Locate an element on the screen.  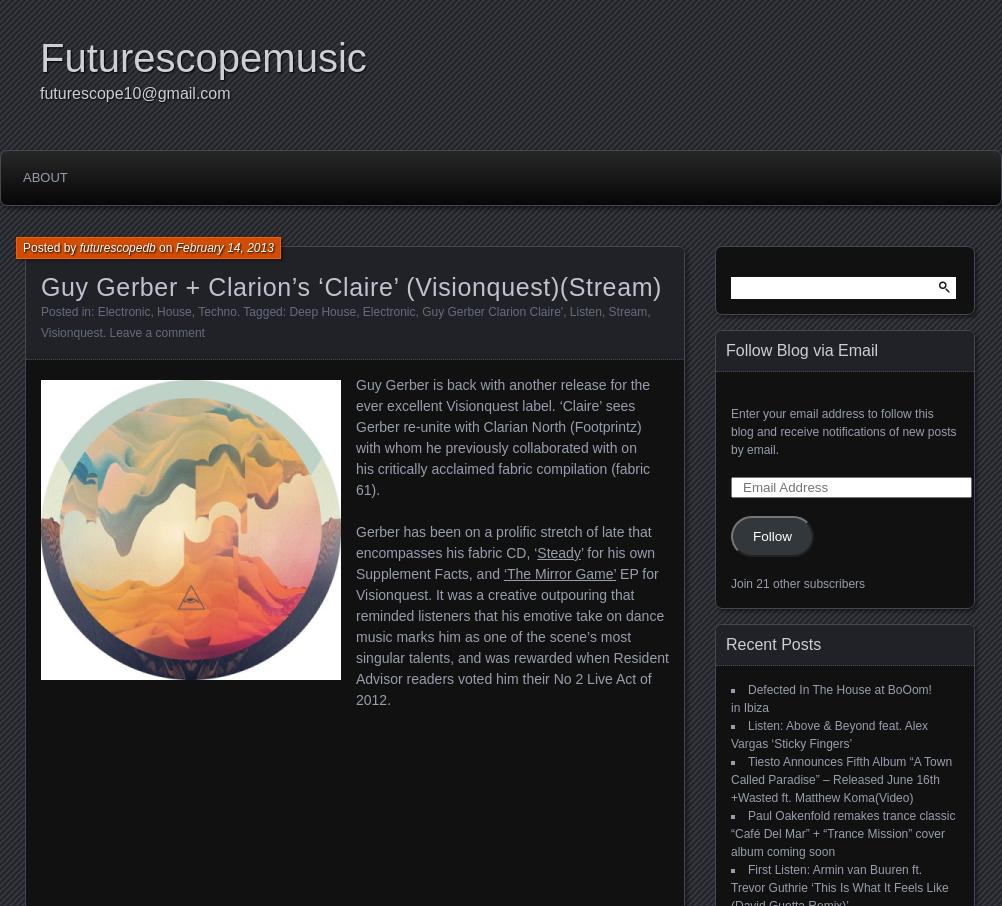
'Posted by' is located at coordinates (51, 247).